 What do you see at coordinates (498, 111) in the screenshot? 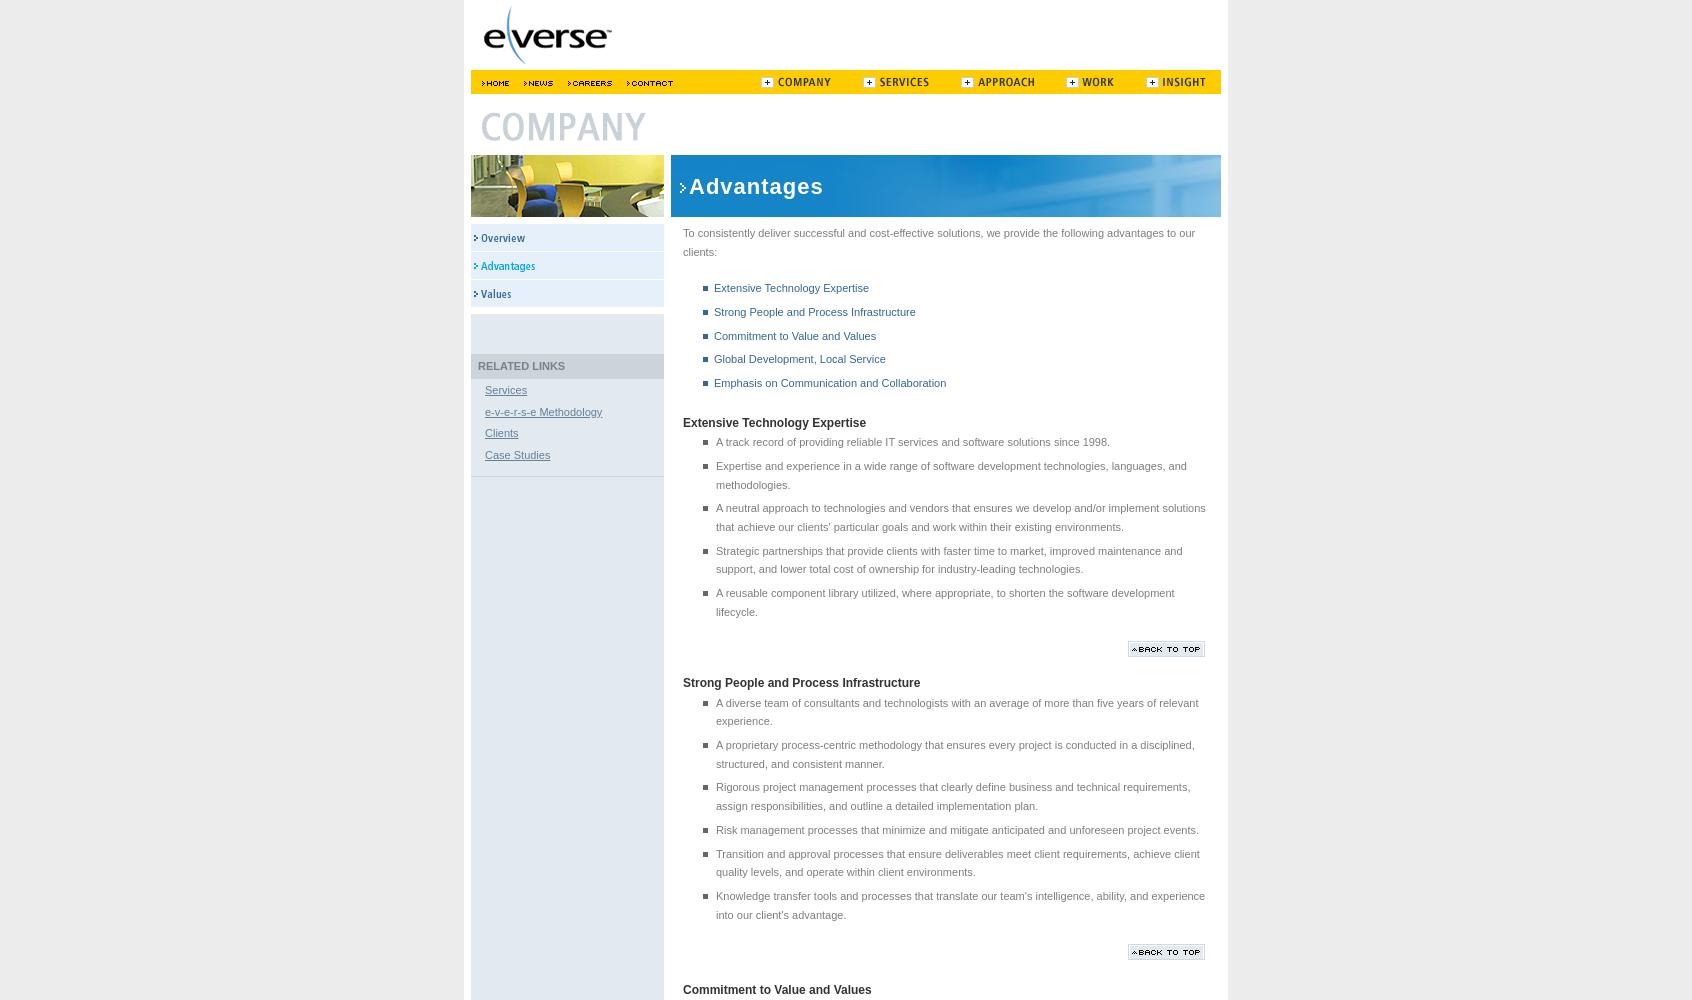
I see `'Development Framework'` at bounding box center [498, 111].